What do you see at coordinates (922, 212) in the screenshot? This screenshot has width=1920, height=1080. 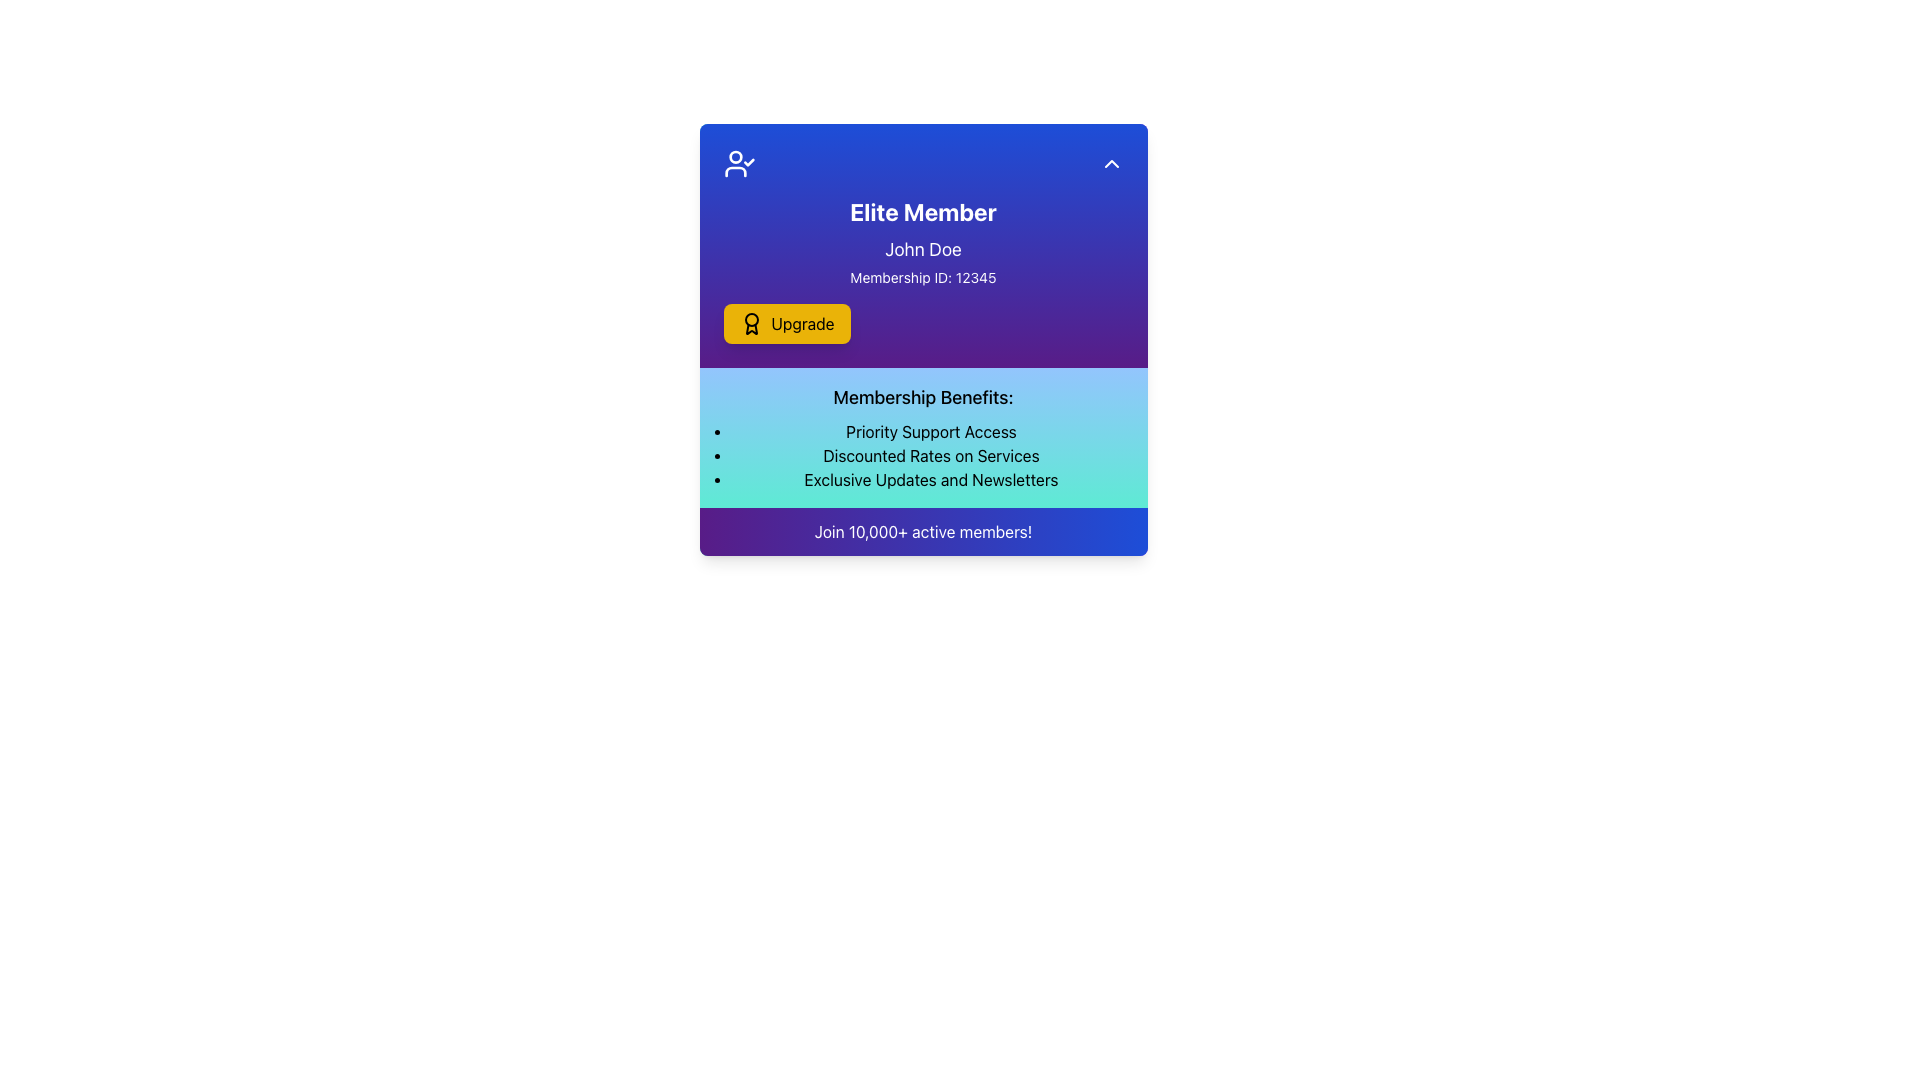 I see `the Text Label indicating the membership level or status, which is located above the 'John Doe' text and beneath an icon in the upper section of the card` at bounding box center [922, 212].